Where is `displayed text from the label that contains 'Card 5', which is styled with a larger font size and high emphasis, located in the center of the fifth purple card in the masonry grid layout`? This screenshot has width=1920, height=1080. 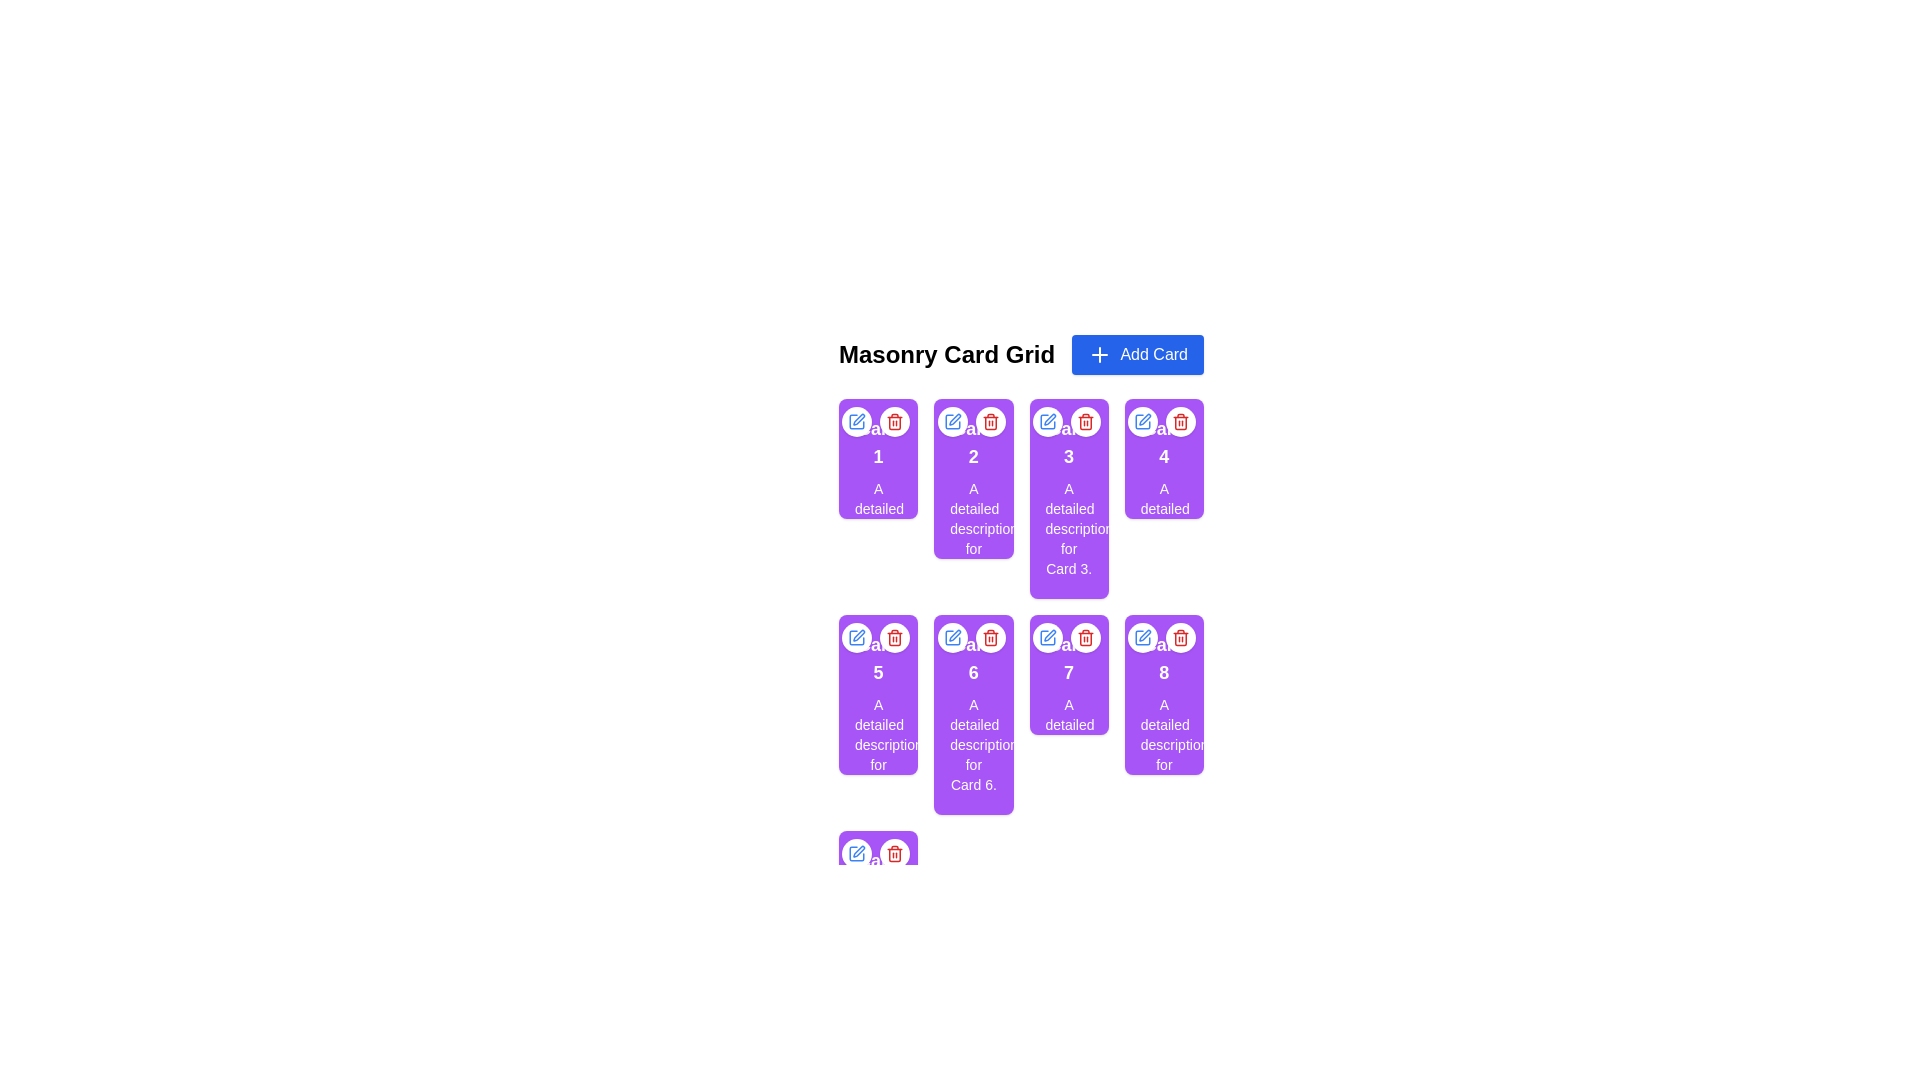 displayed text from the label that contains 'Card 5', which is styled with a larger font size and high emphasis, located in the center of the fifth purple card in the masonry grid layout is located at coordinates (878, 659).